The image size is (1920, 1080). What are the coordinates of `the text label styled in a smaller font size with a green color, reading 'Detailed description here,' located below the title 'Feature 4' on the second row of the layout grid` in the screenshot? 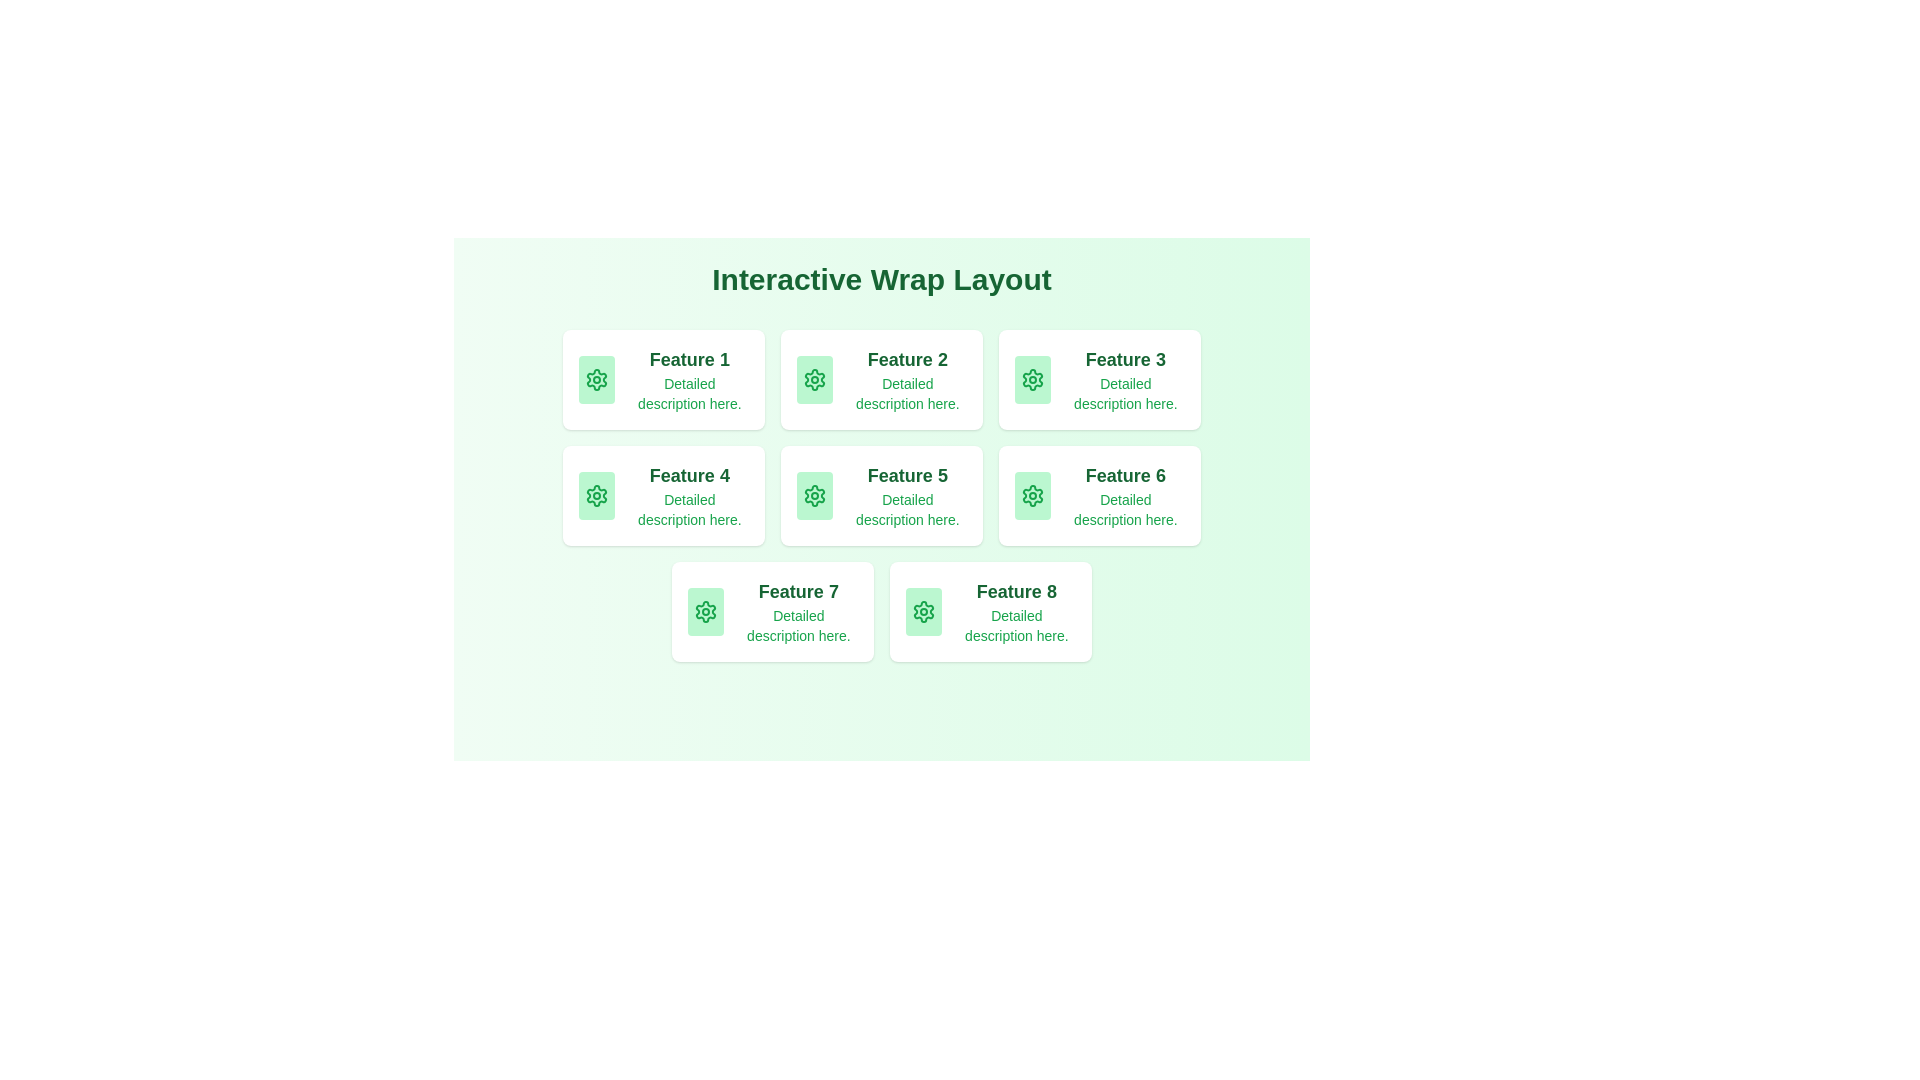 It's located at (689, 508).